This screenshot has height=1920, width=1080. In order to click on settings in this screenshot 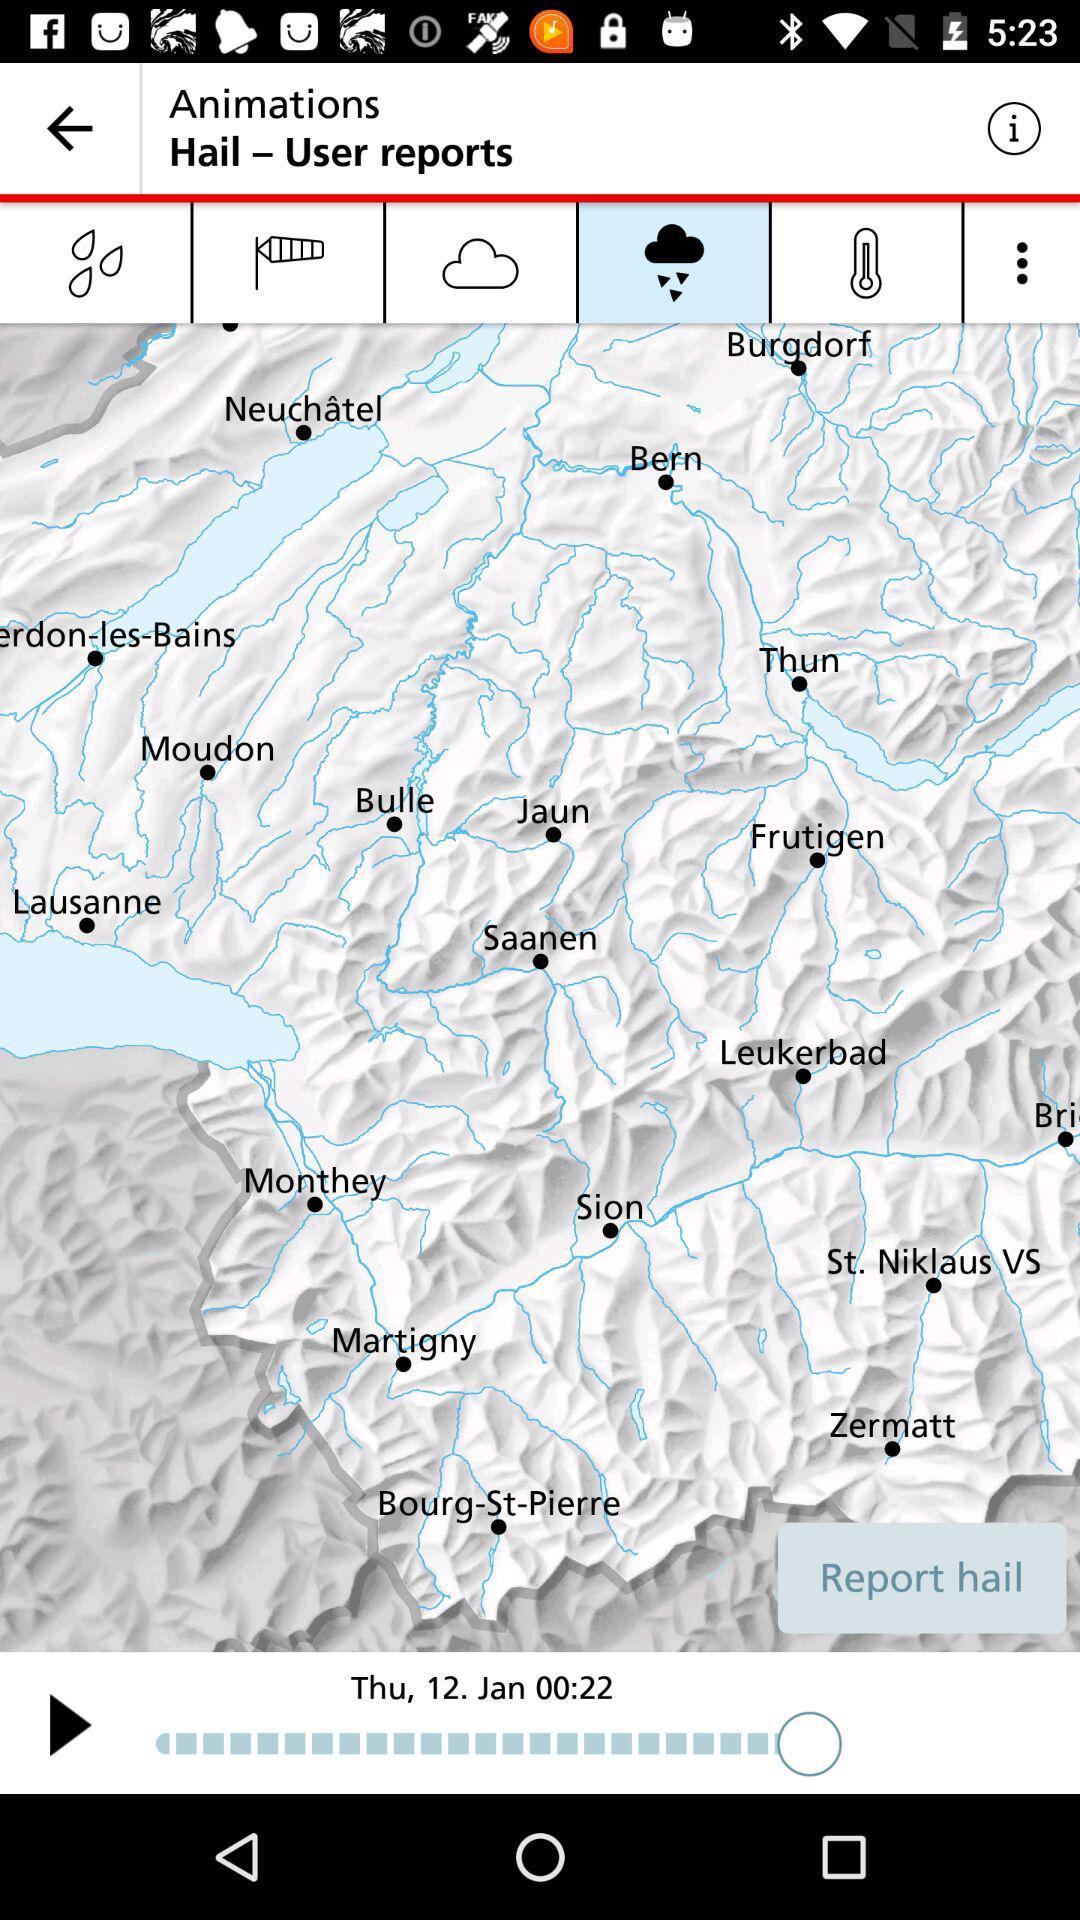, I will do `click(1022, 261)`.